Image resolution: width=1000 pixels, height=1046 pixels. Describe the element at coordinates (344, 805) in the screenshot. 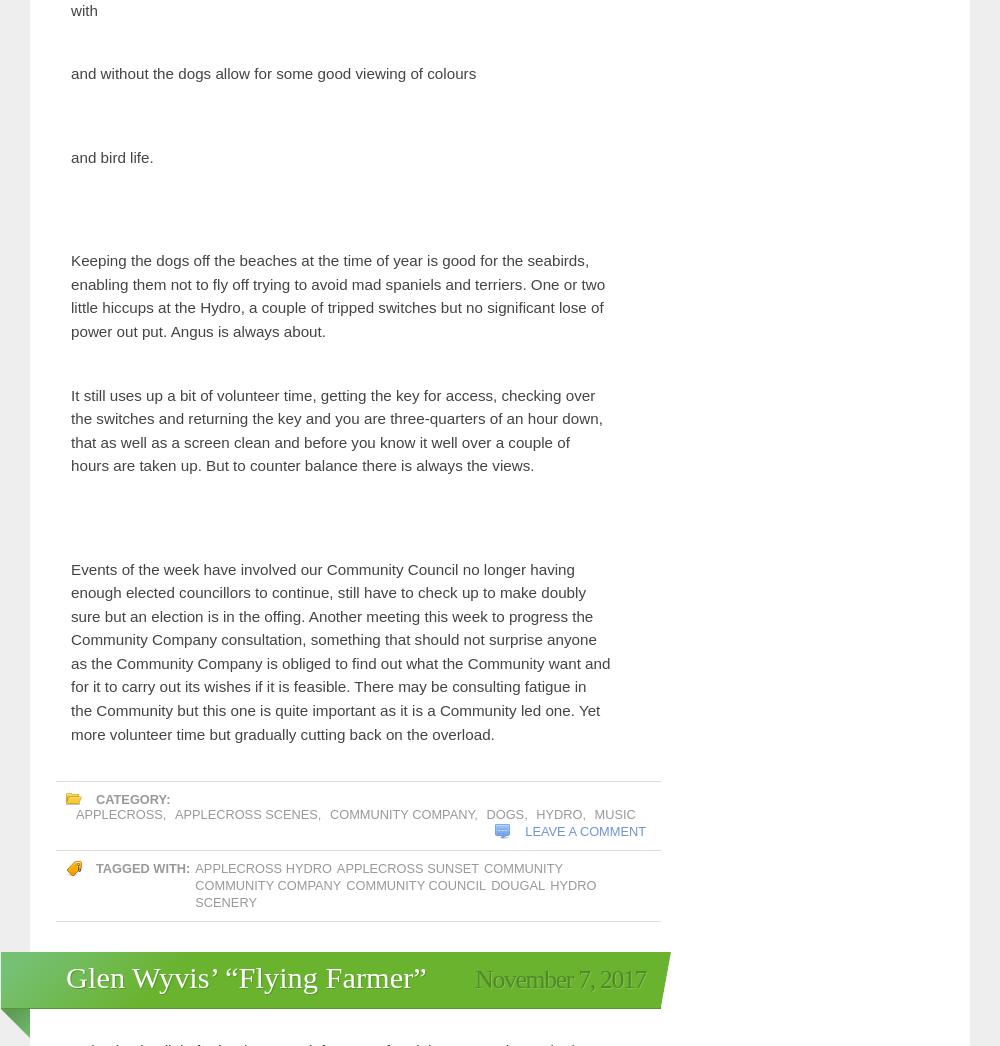

I see `'weather'` at that location.